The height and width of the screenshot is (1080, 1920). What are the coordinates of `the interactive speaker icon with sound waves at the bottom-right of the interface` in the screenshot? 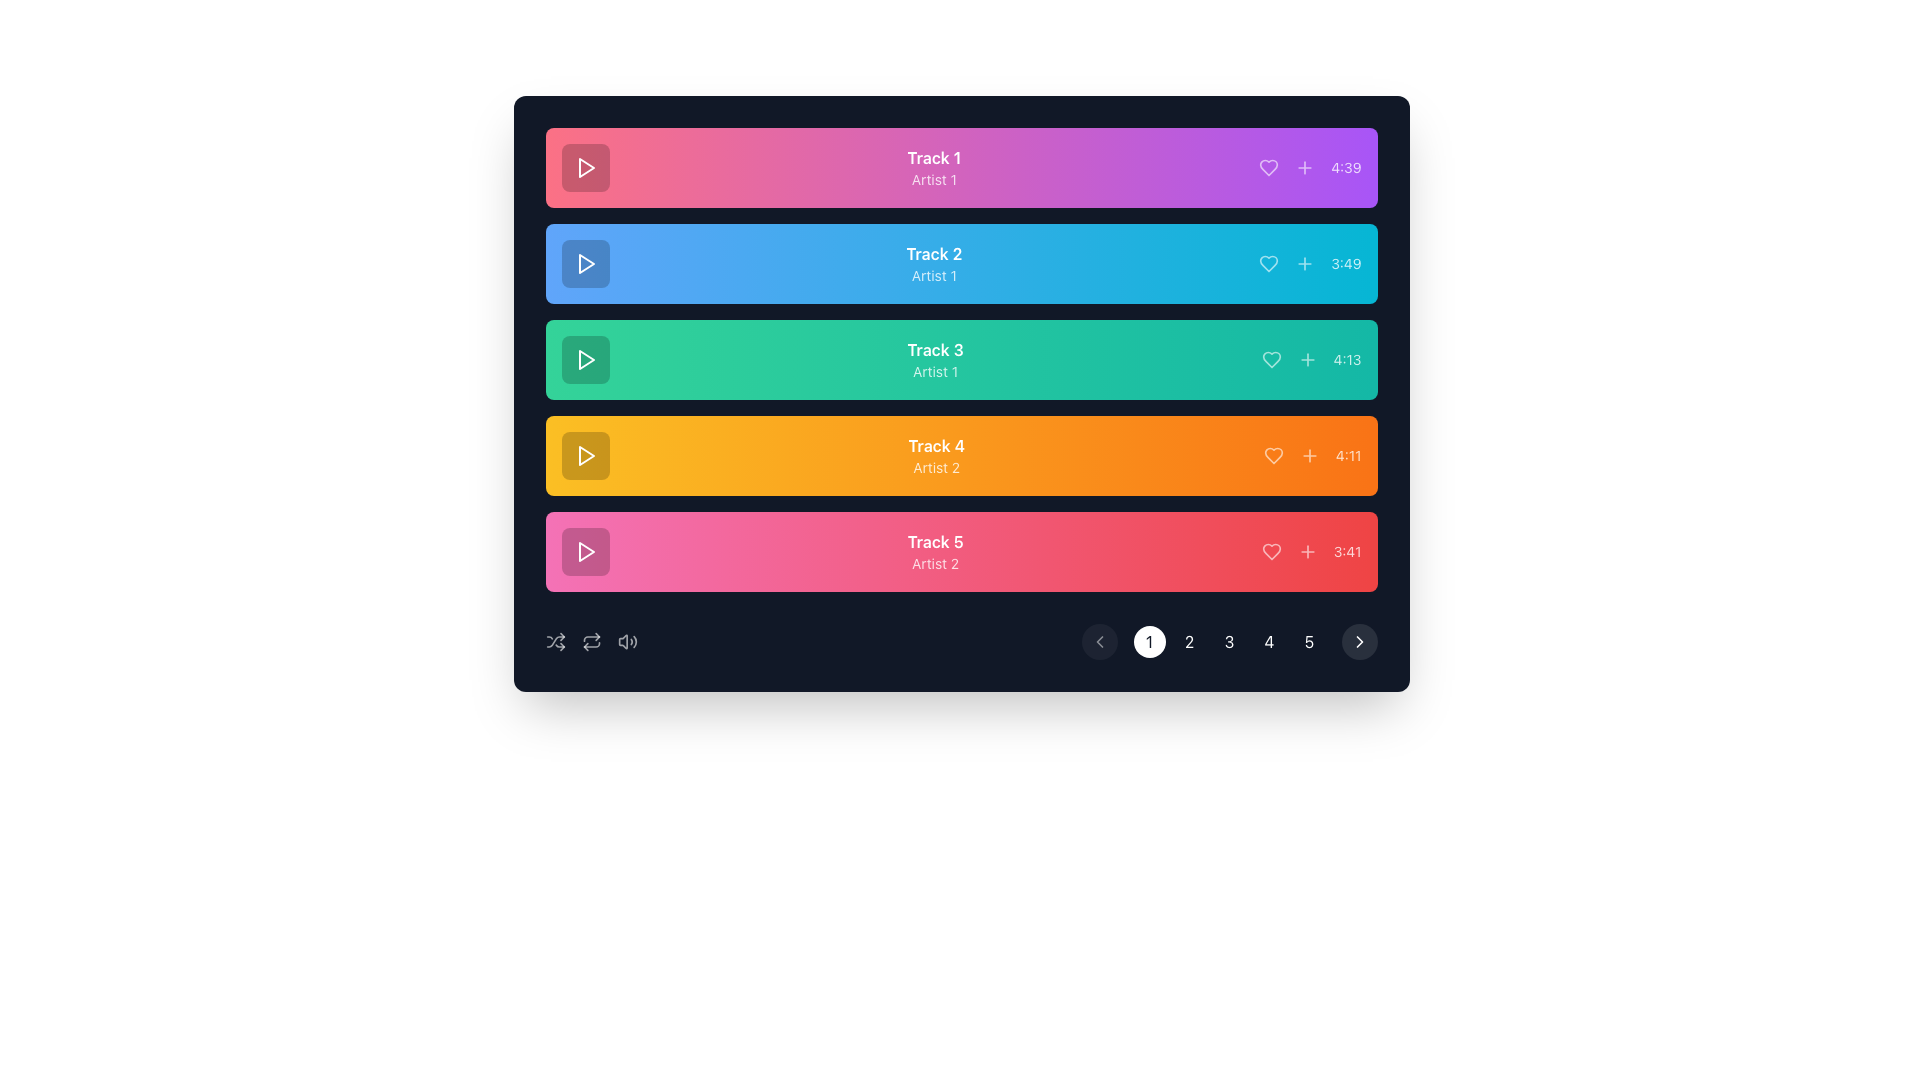 It's located at (626, 641).